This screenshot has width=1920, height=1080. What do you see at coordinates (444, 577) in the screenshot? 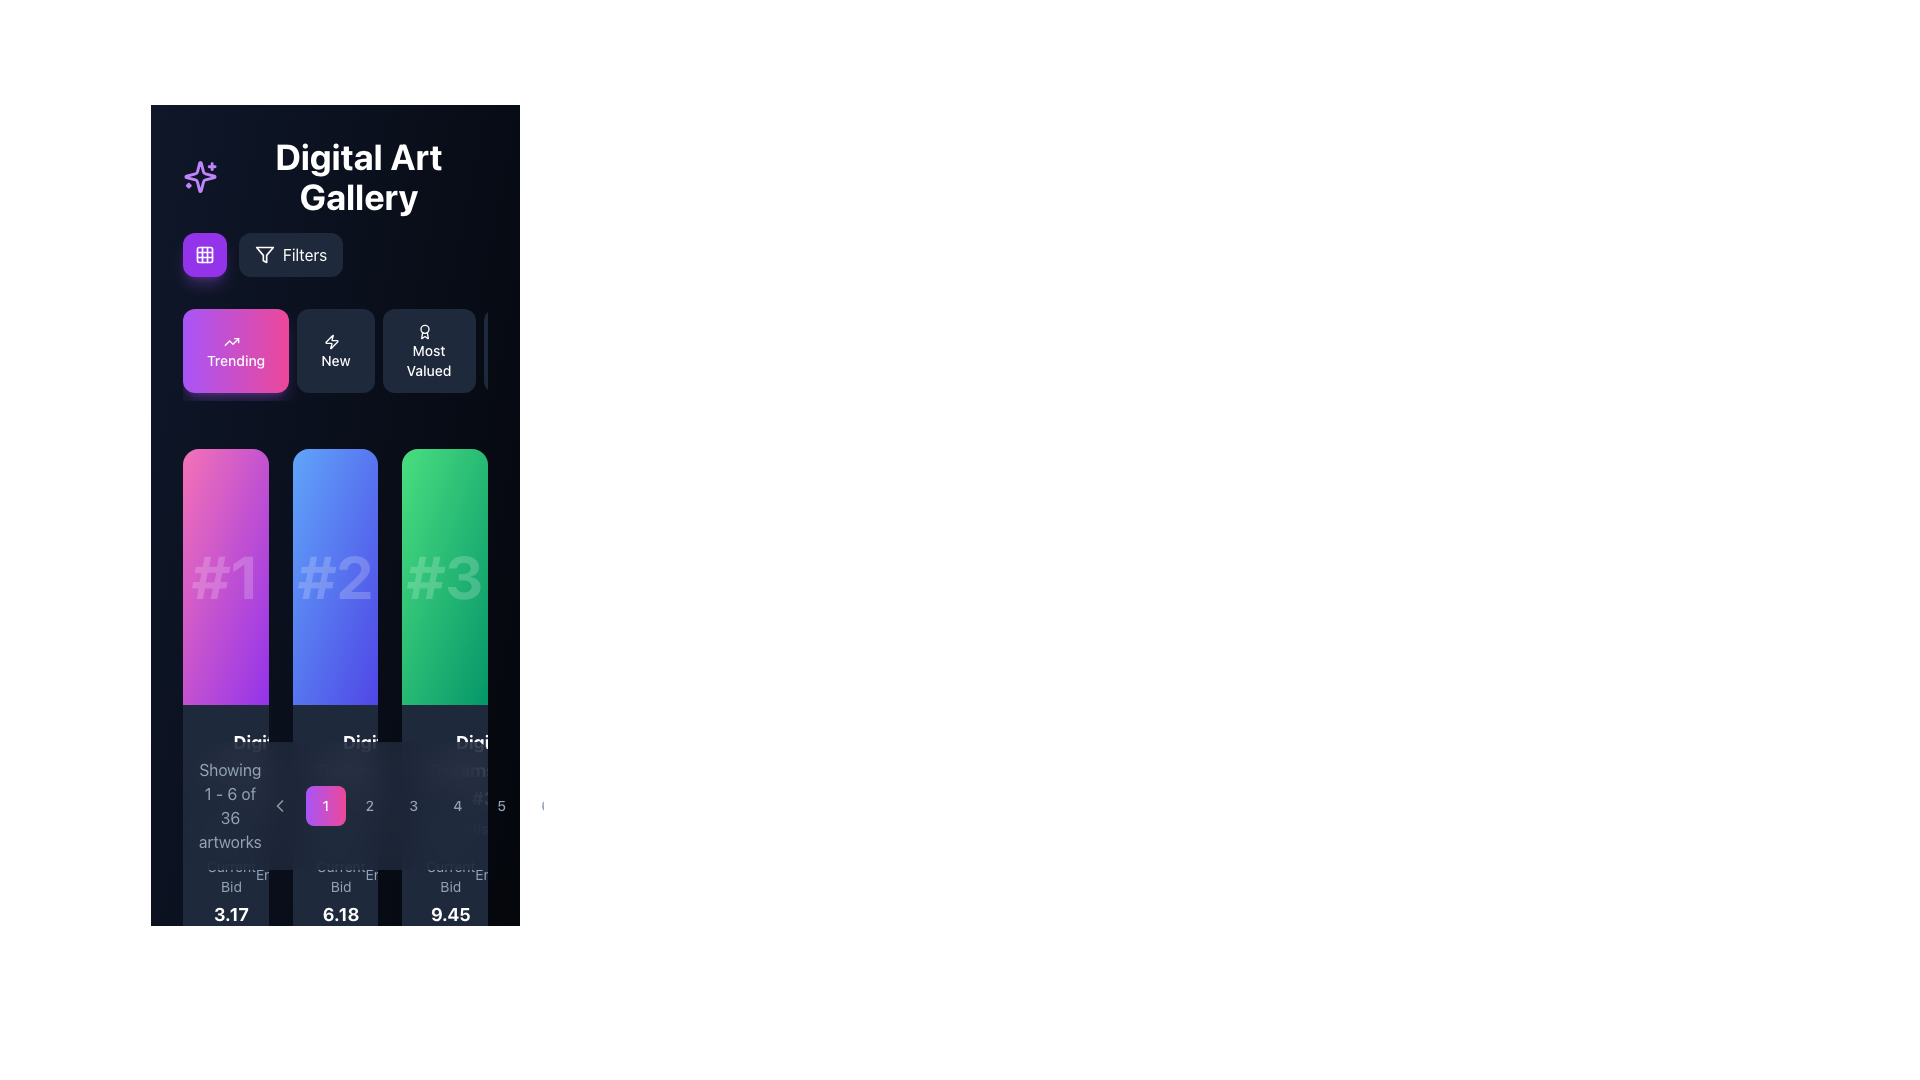
I see `the static text display showing '#3' in bold, sans-serif font, located in the third green card from the left in a series of vertically elongated rectangles` at bounding box center [444, 577].